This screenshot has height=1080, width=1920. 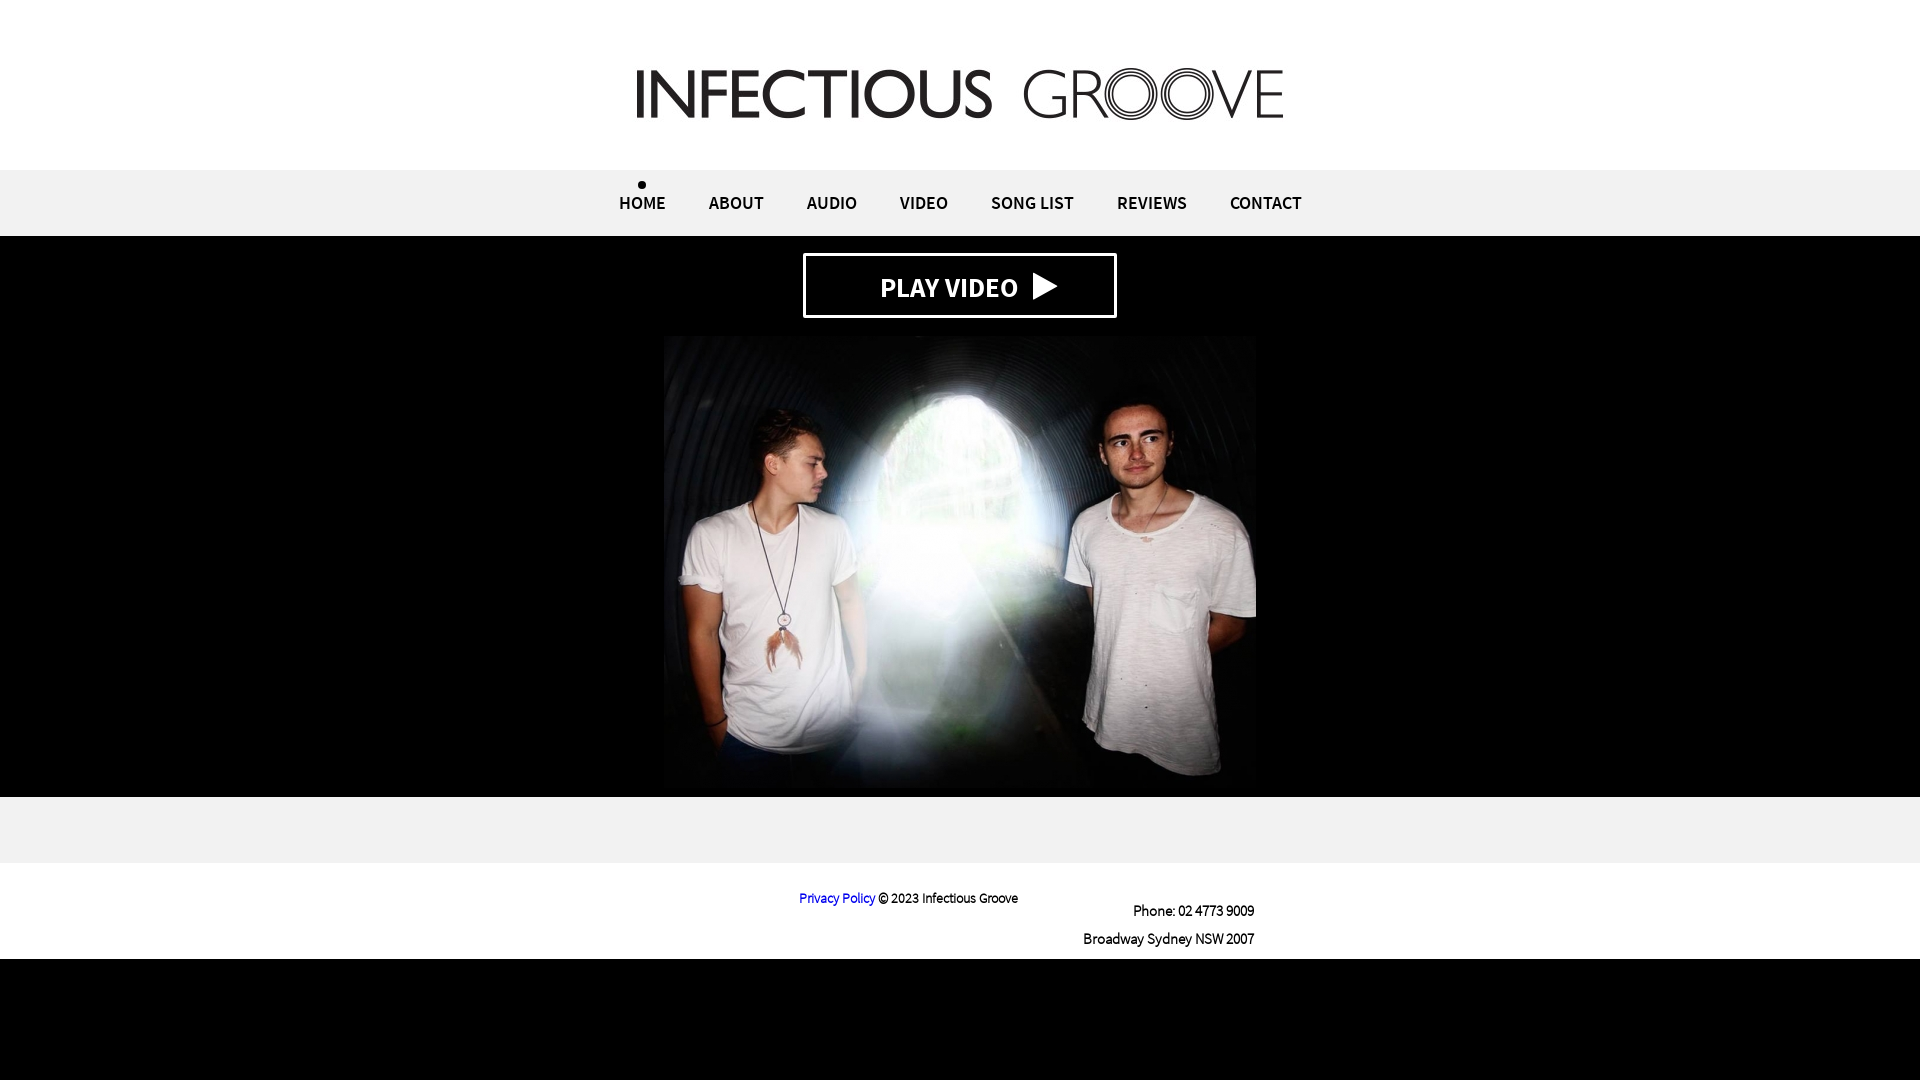 What do you see at coordinates (923, 202) in the screenshot?
I see `'VIDEO'` at bounding box center [923, 202].